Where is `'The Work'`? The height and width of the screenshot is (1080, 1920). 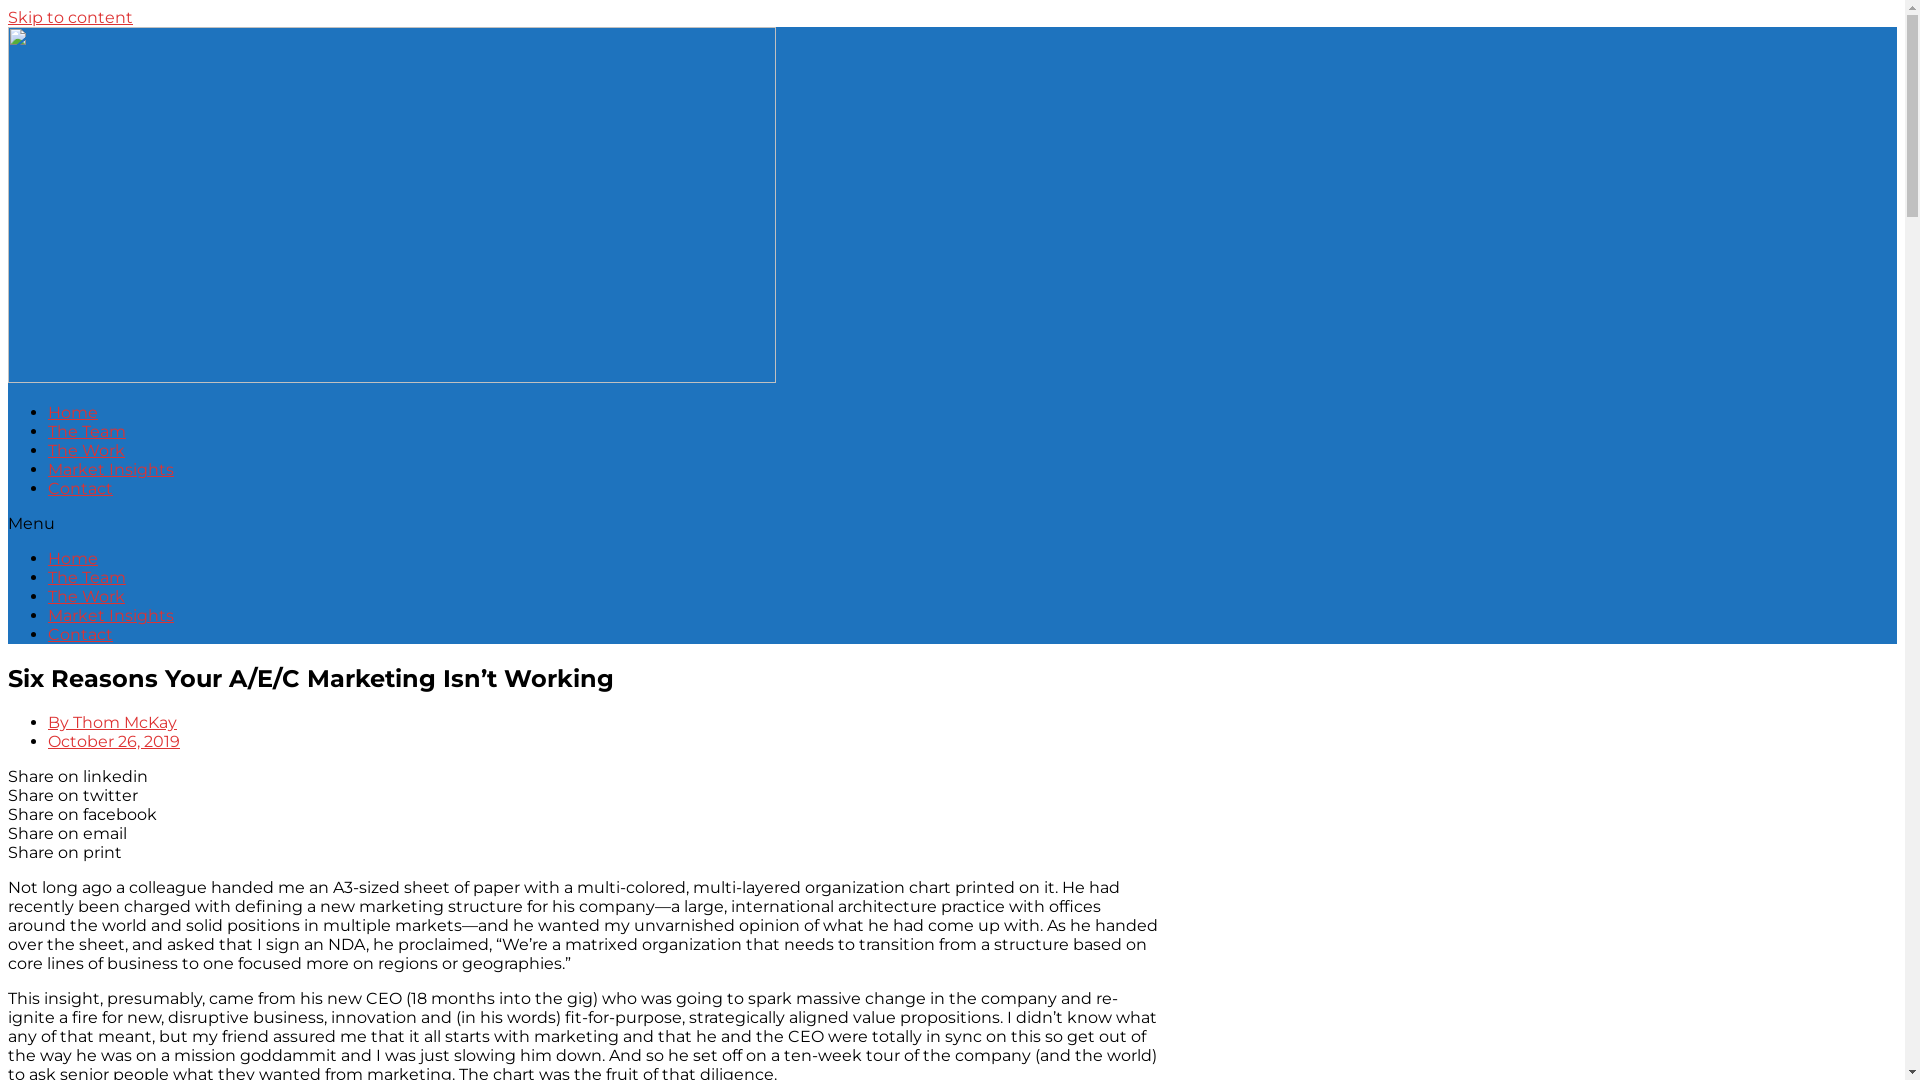
'The Work' is located at coordinates (85, 595).